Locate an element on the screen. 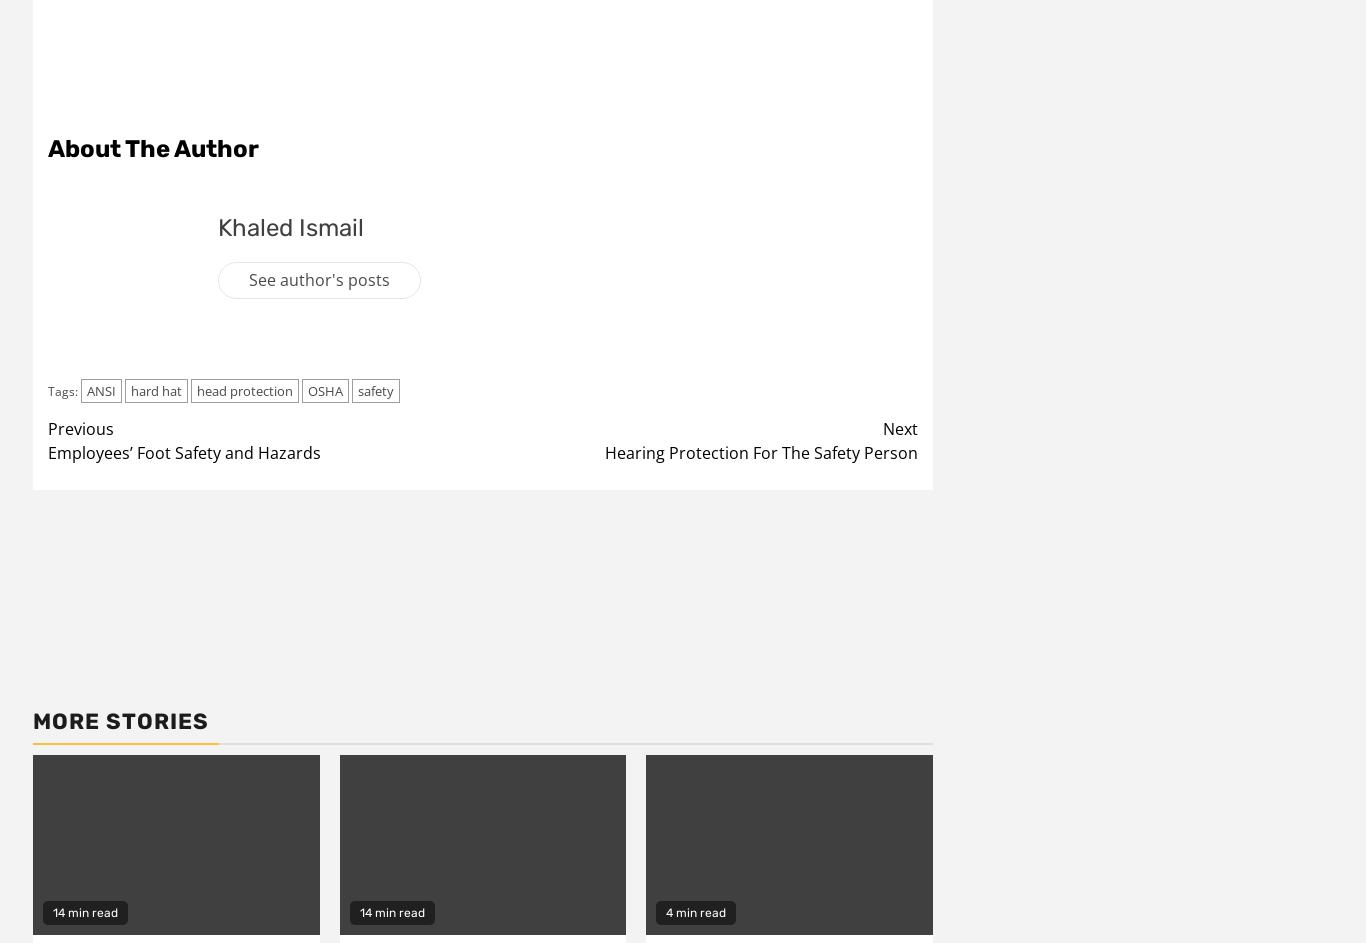 The image size is (1366, 943). 'See author's posts' is located at coordinates (319, 278).